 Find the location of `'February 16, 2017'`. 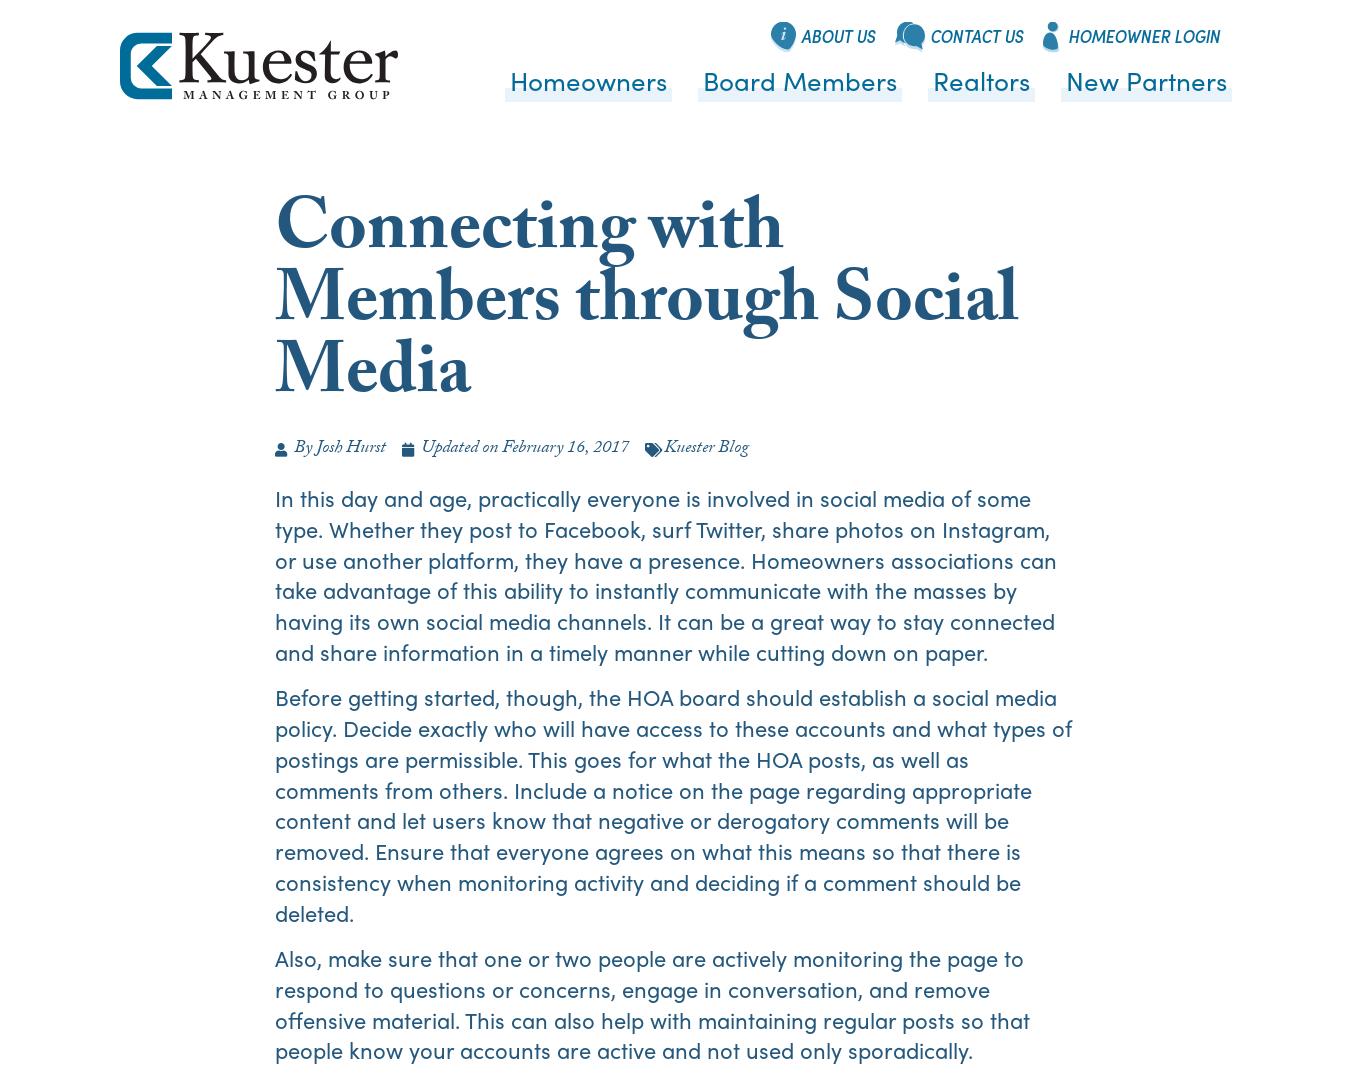

'February 16, 2017' is located at coordinates (562, 449).